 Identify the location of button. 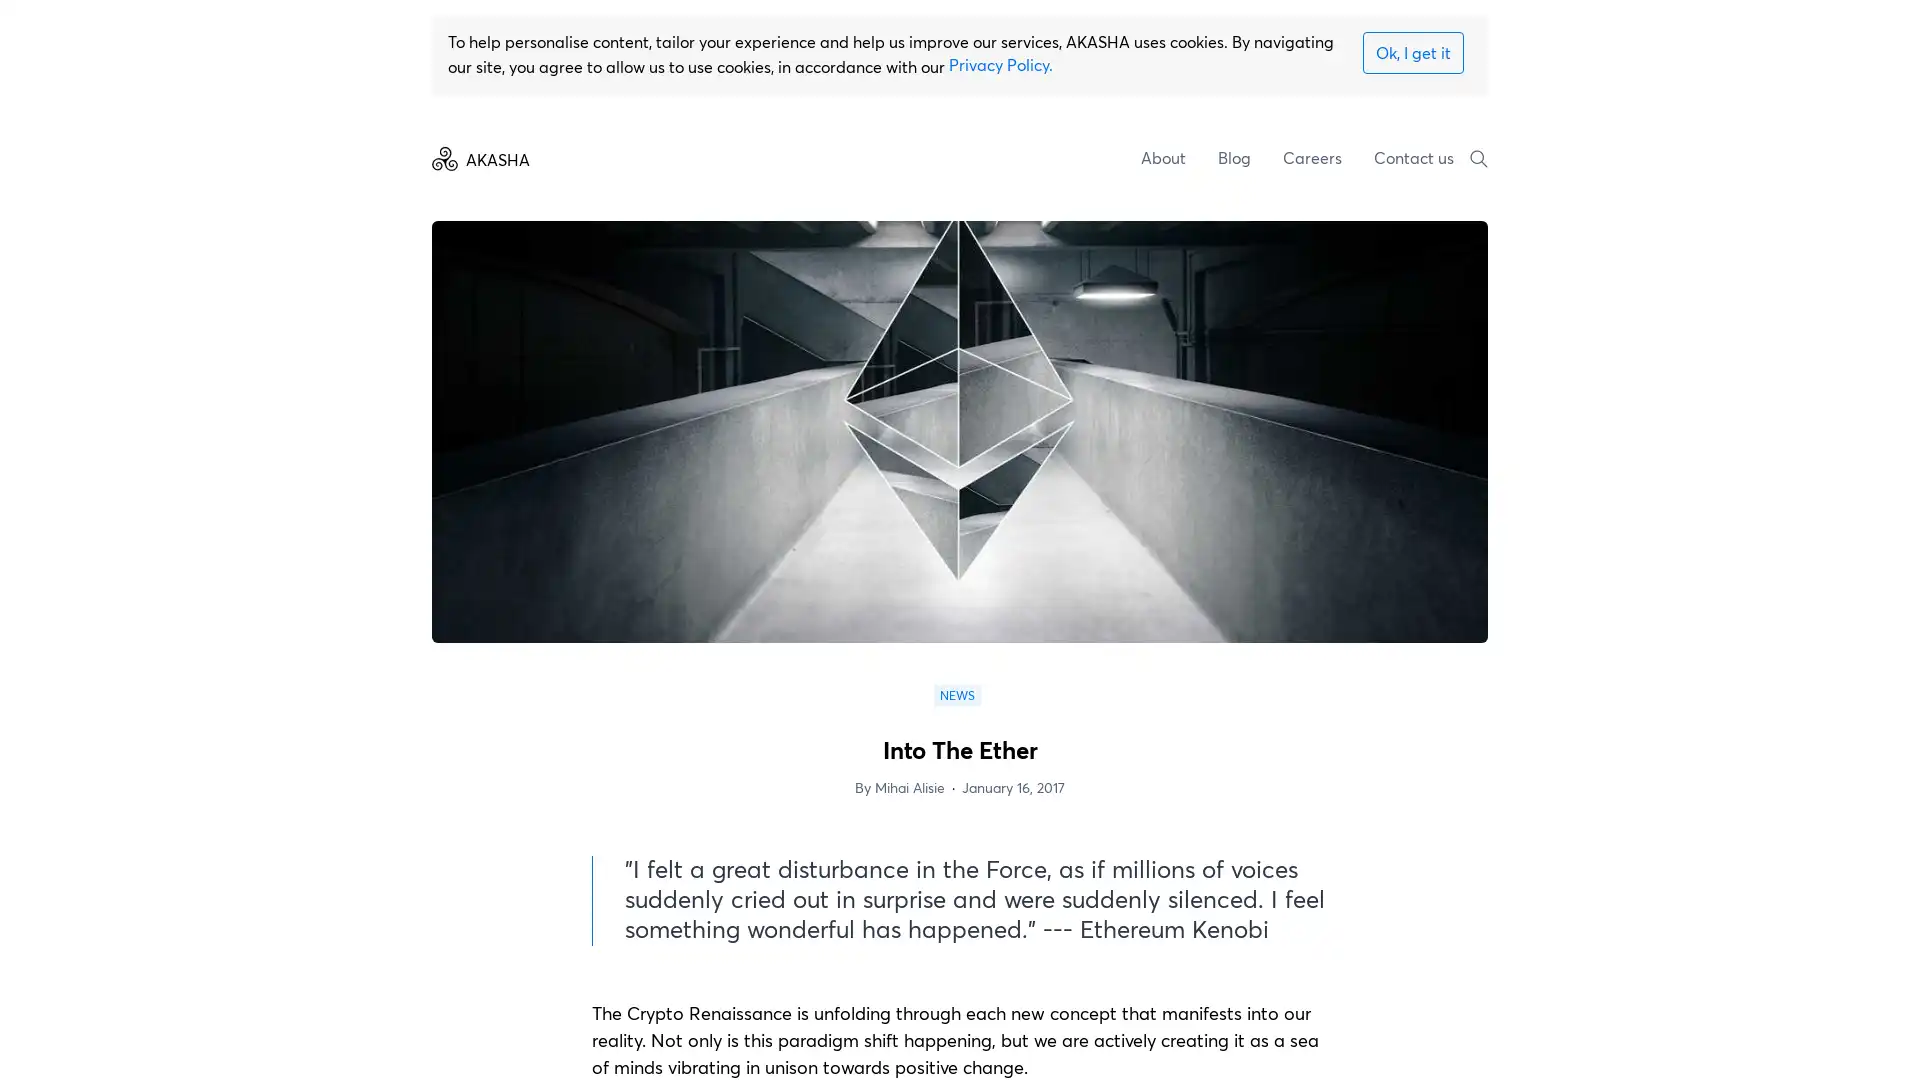
(1412, 51).